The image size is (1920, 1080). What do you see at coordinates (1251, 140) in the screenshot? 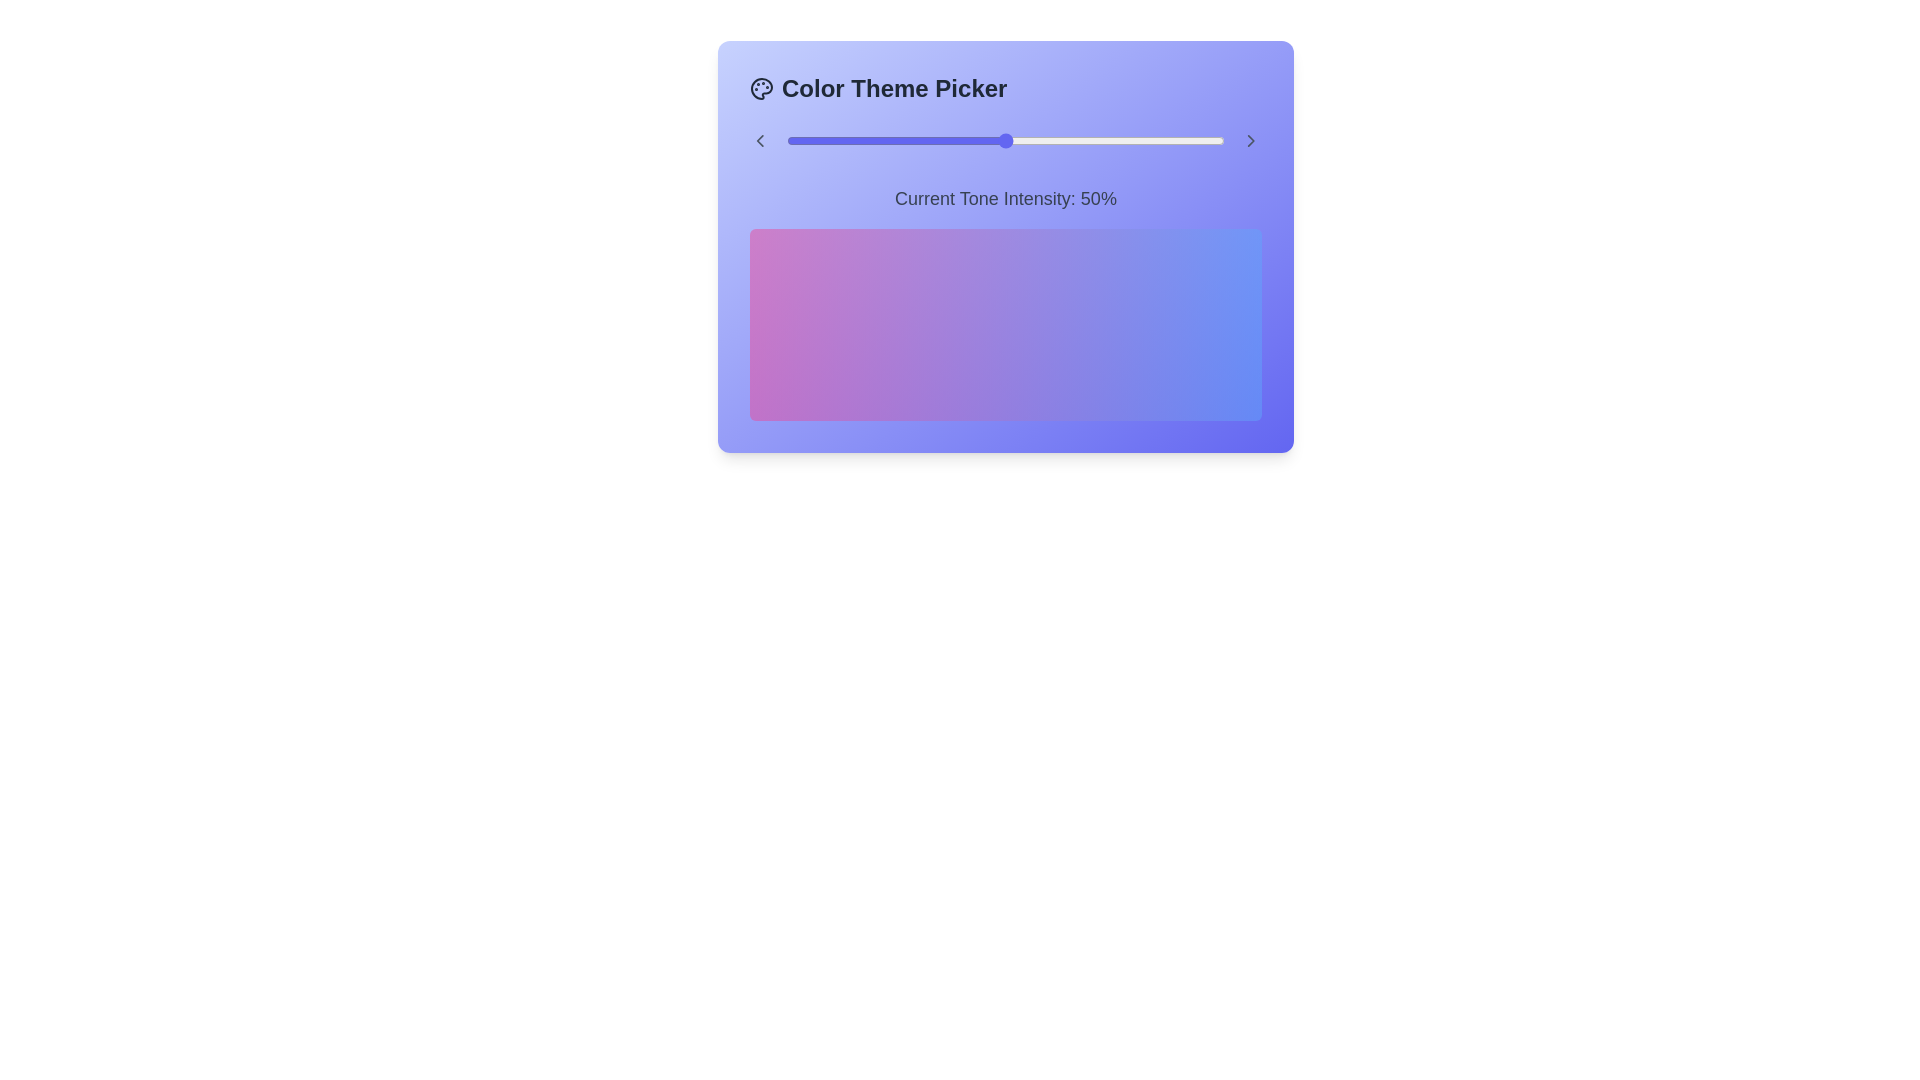
I see `the right chevron icon to navigate the color themes` at bounding box center [1251, 140].